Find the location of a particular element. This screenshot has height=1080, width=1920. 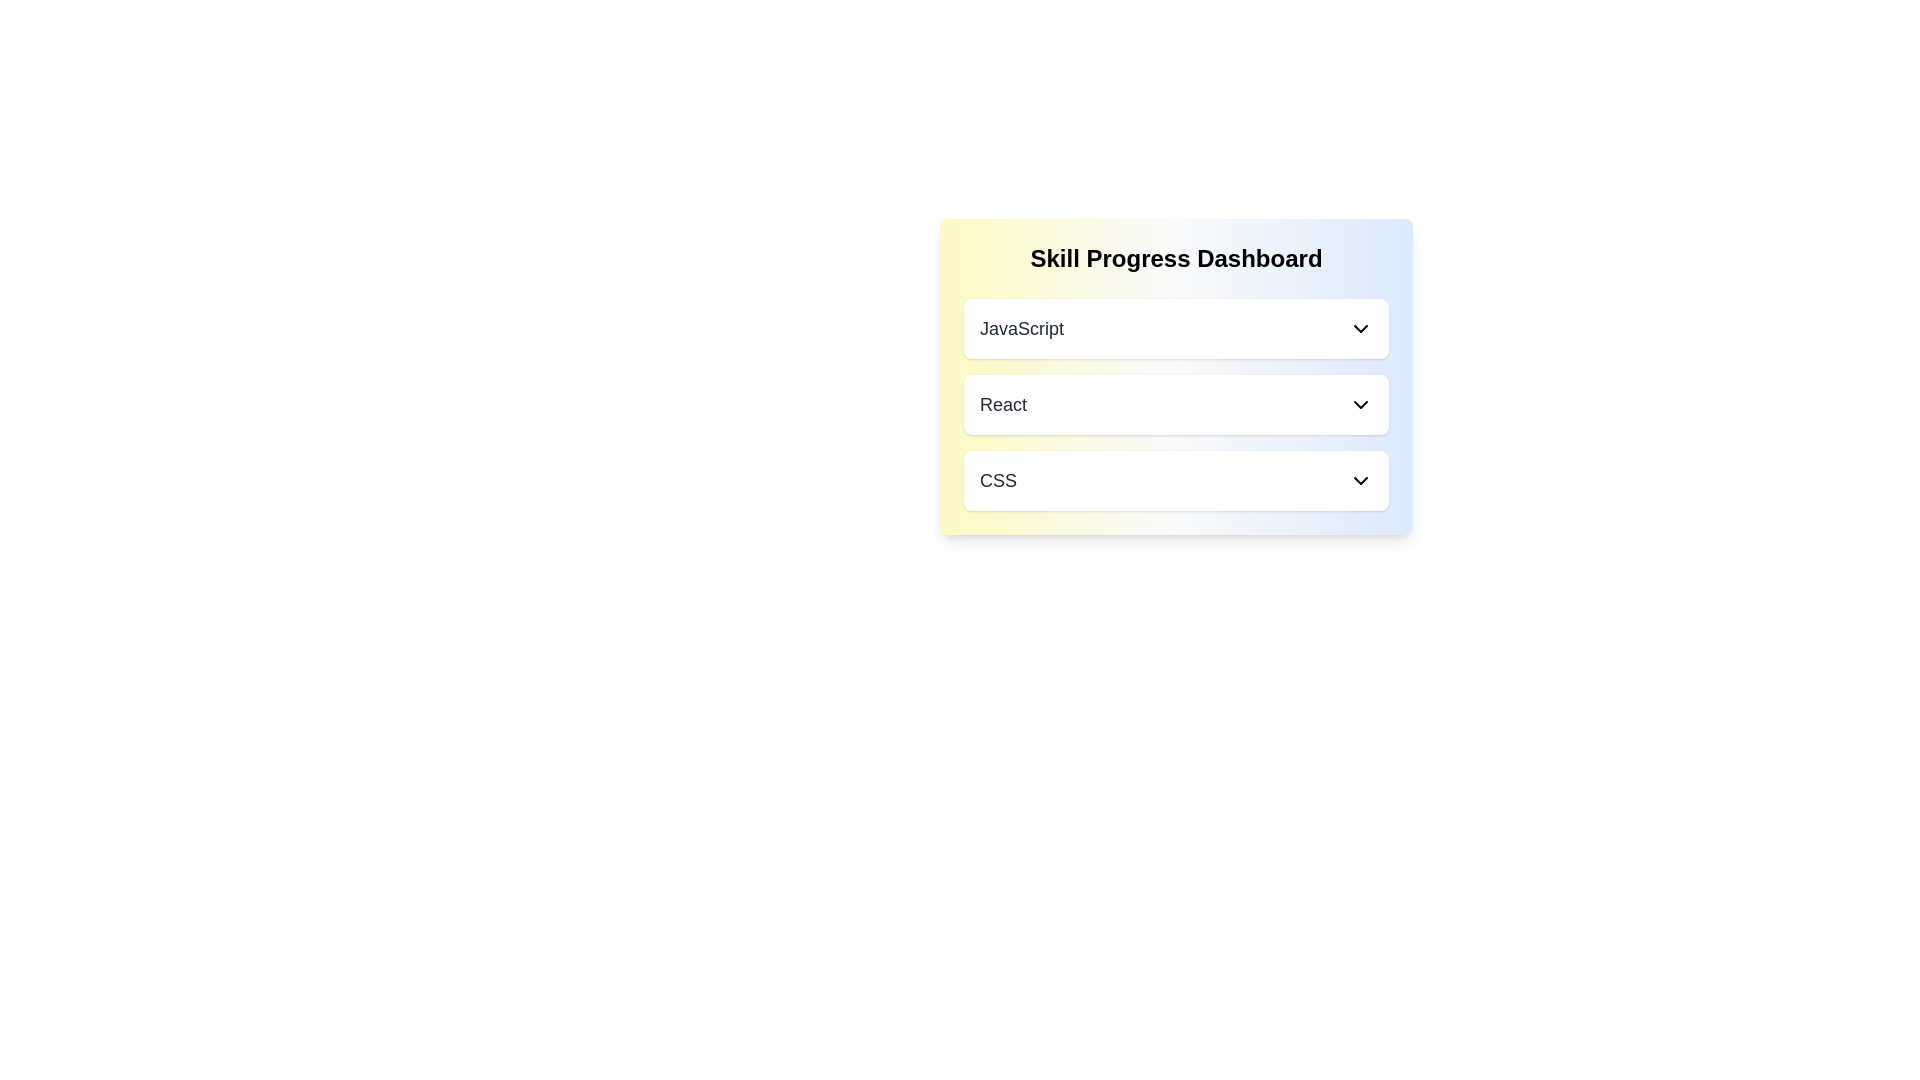

the 'React' dropdown menu item is located at coordinates (1176, 405).